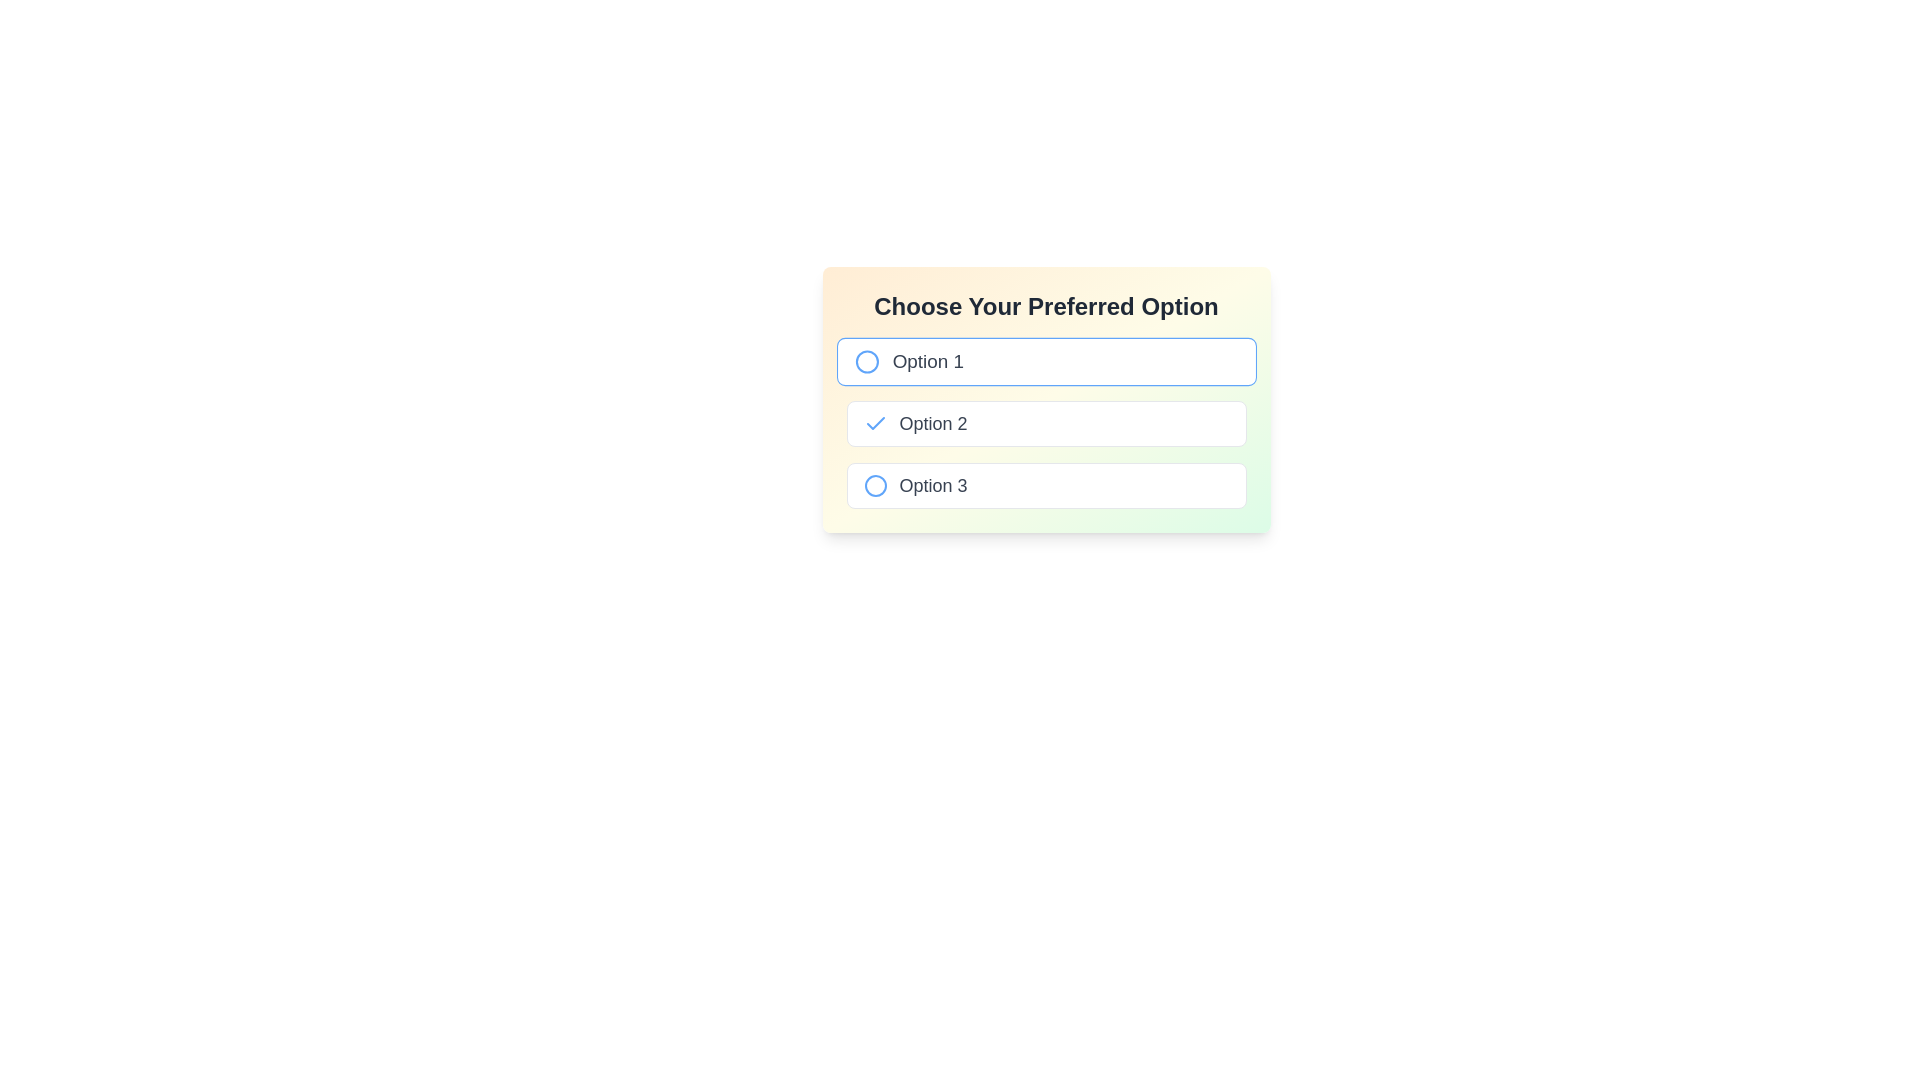  I want to click on the text label that identifies the second choice in the menu, which is located directly to the right of a checkmark icon in a vertical list of options, so click(932, 423).